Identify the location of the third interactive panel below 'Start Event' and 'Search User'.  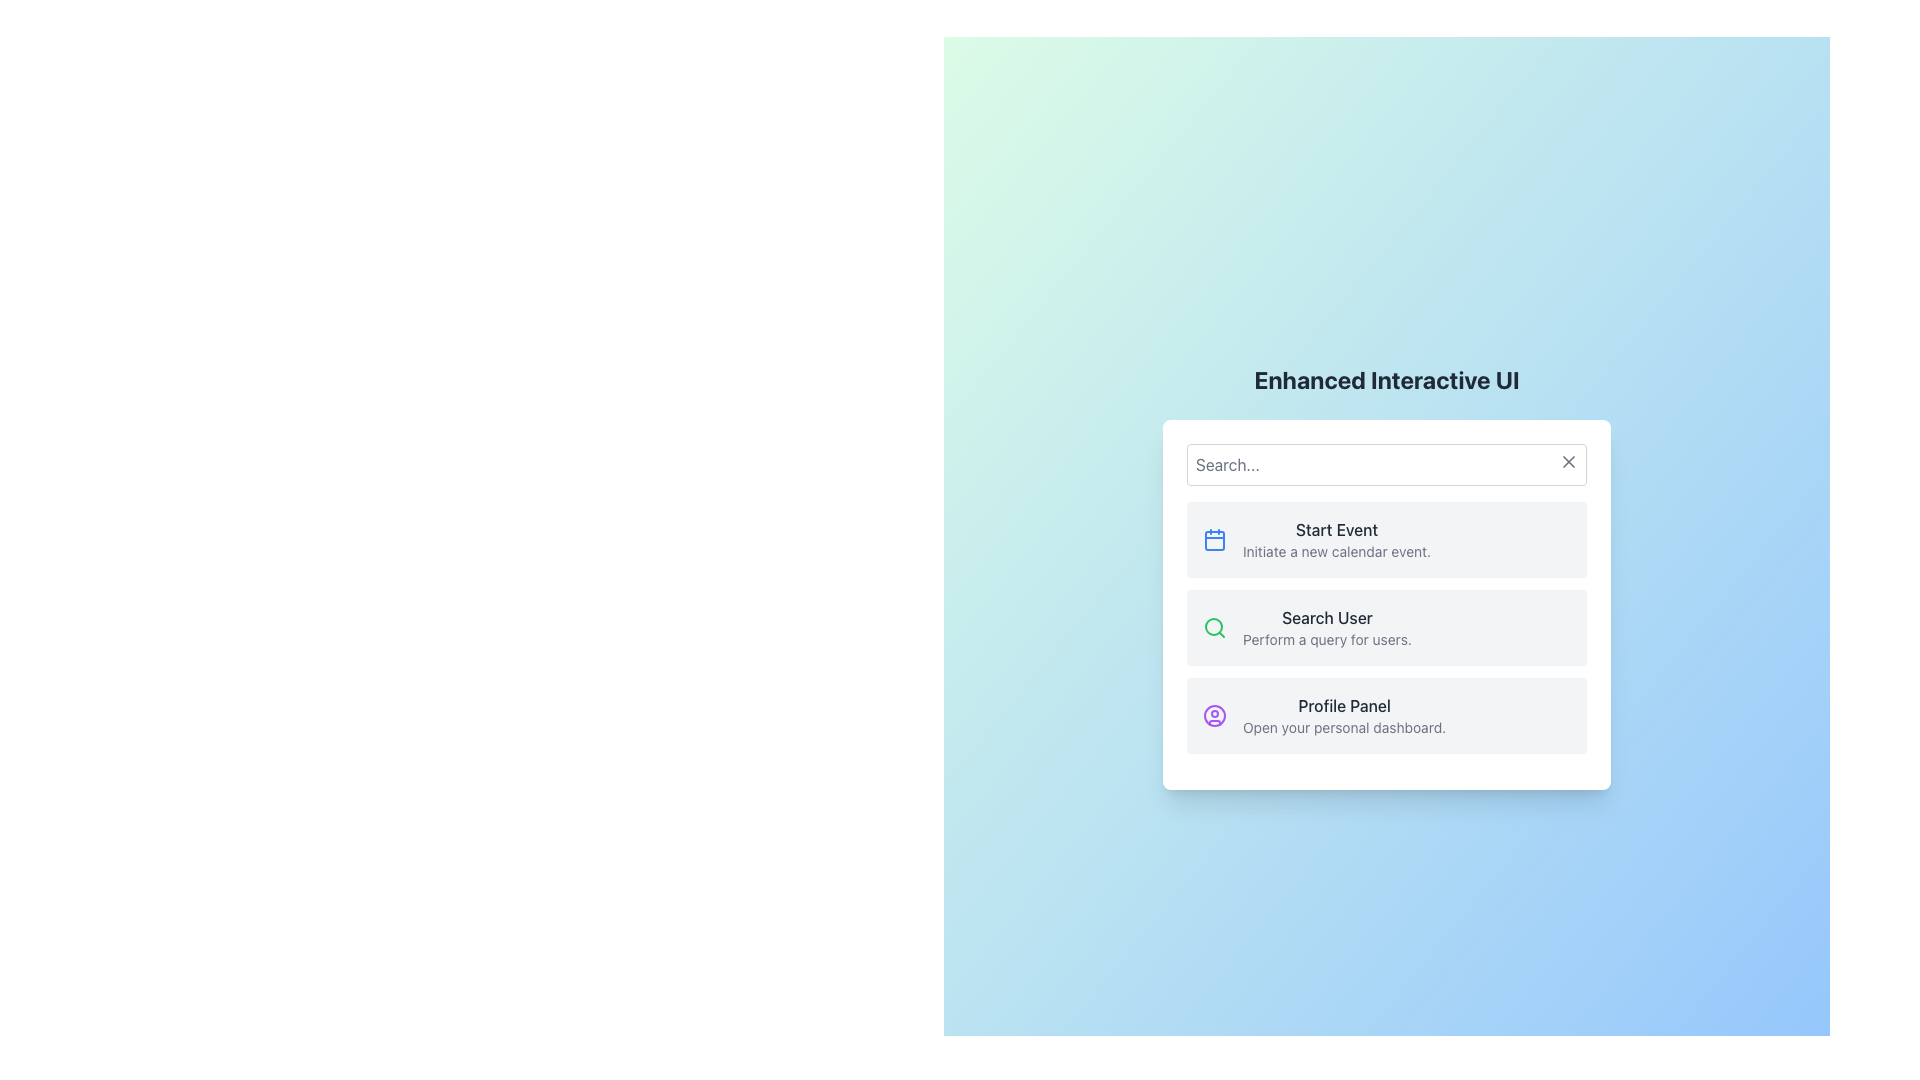
(1386, 715).